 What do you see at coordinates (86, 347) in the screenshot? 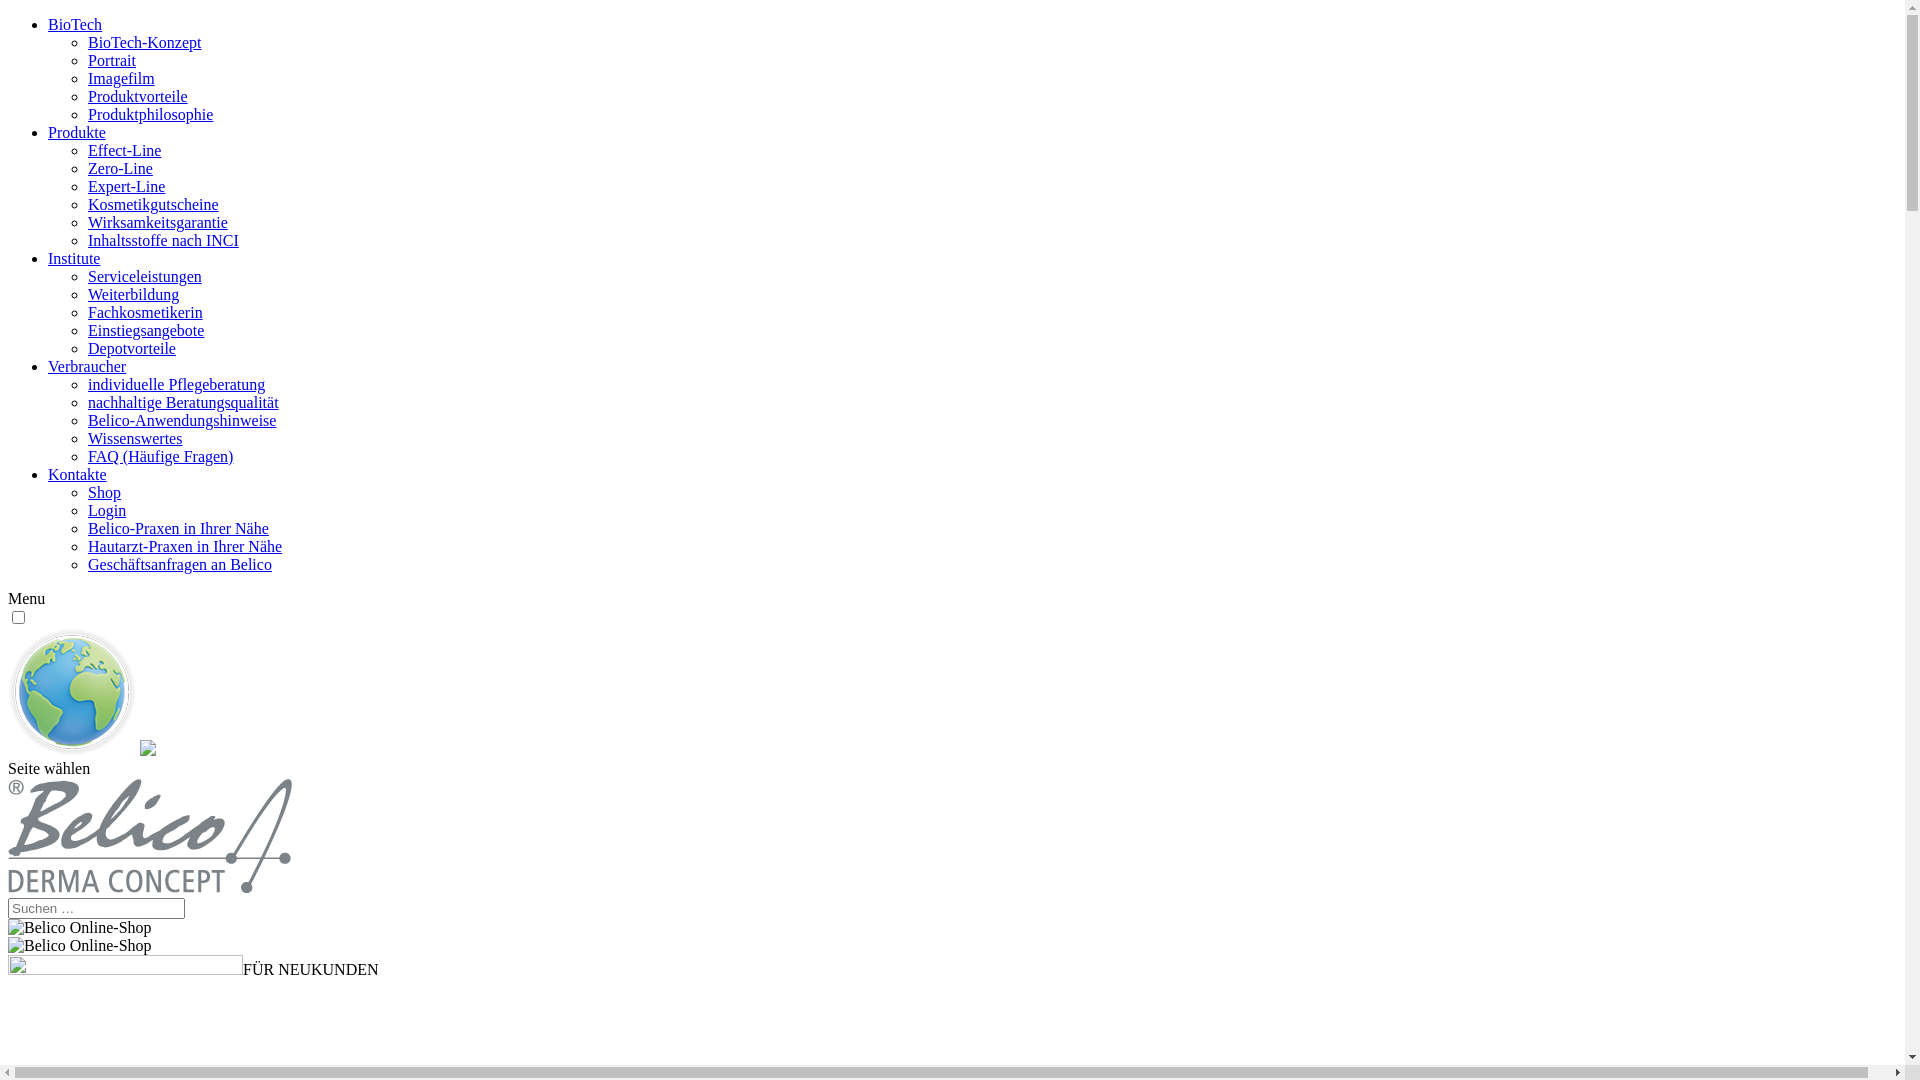
I see `'Depotvorteile'` at bounding box center [86, 347].